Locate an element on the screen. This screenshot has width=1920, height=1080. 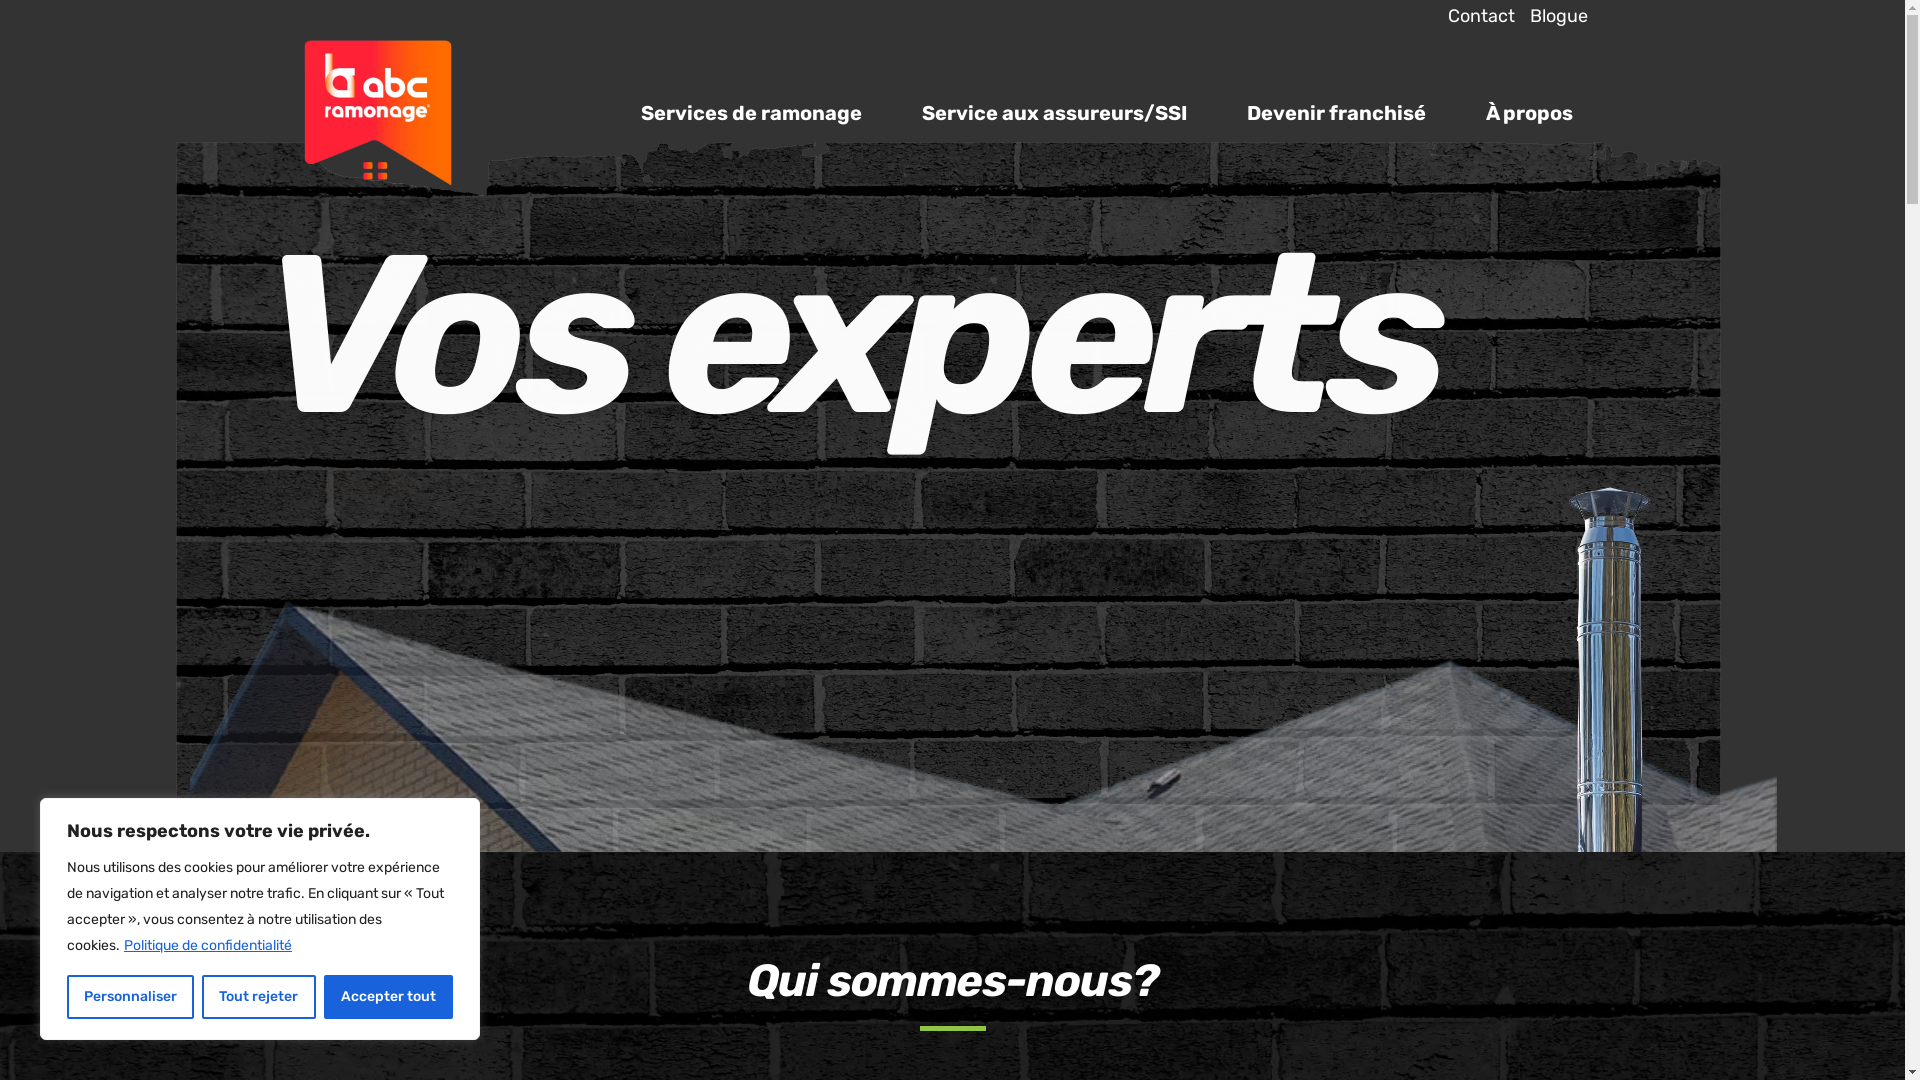
'Contact' is located at coordinates (1473, 16).